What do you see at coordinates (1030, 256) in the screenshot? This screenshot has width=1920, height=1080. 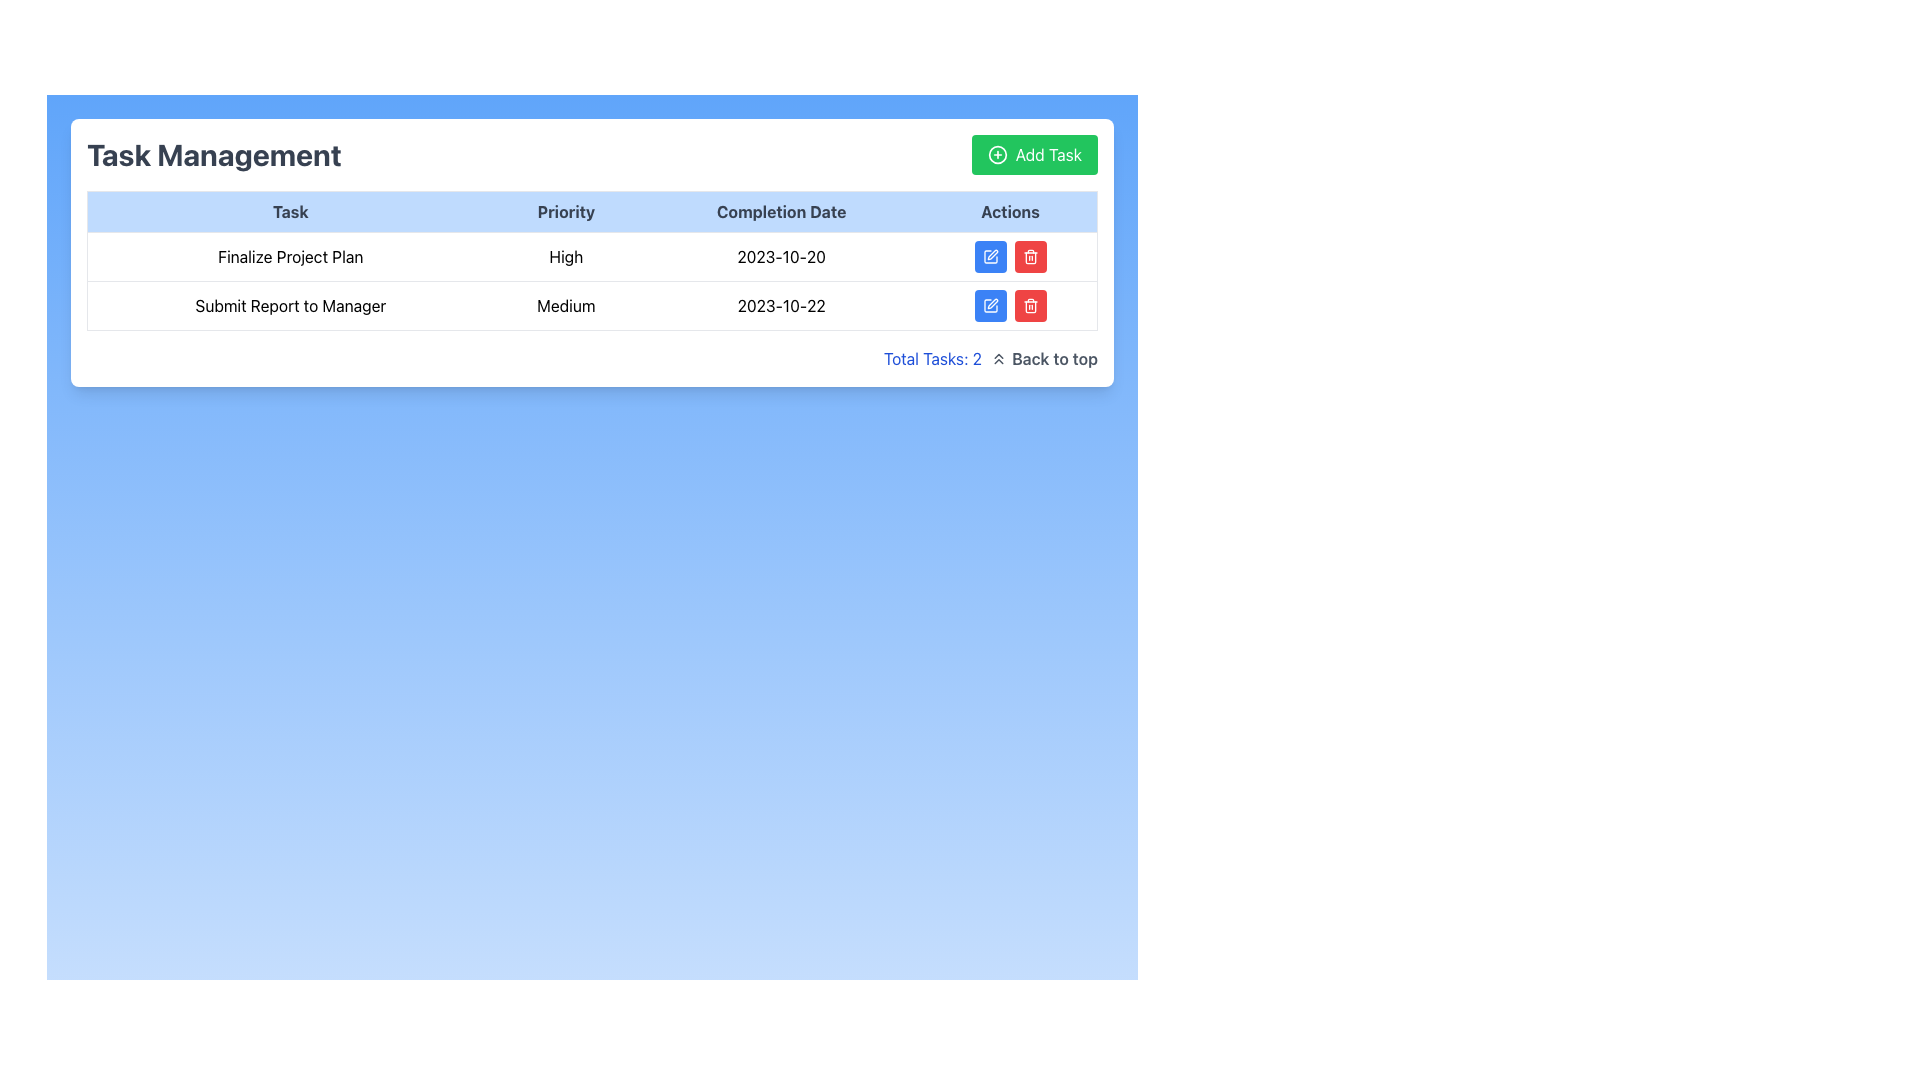 I see `the delete button located in the second column under the 'Actions' heading in the table, which is the second button in the action column for each row` at bounding box center [1030, 256].